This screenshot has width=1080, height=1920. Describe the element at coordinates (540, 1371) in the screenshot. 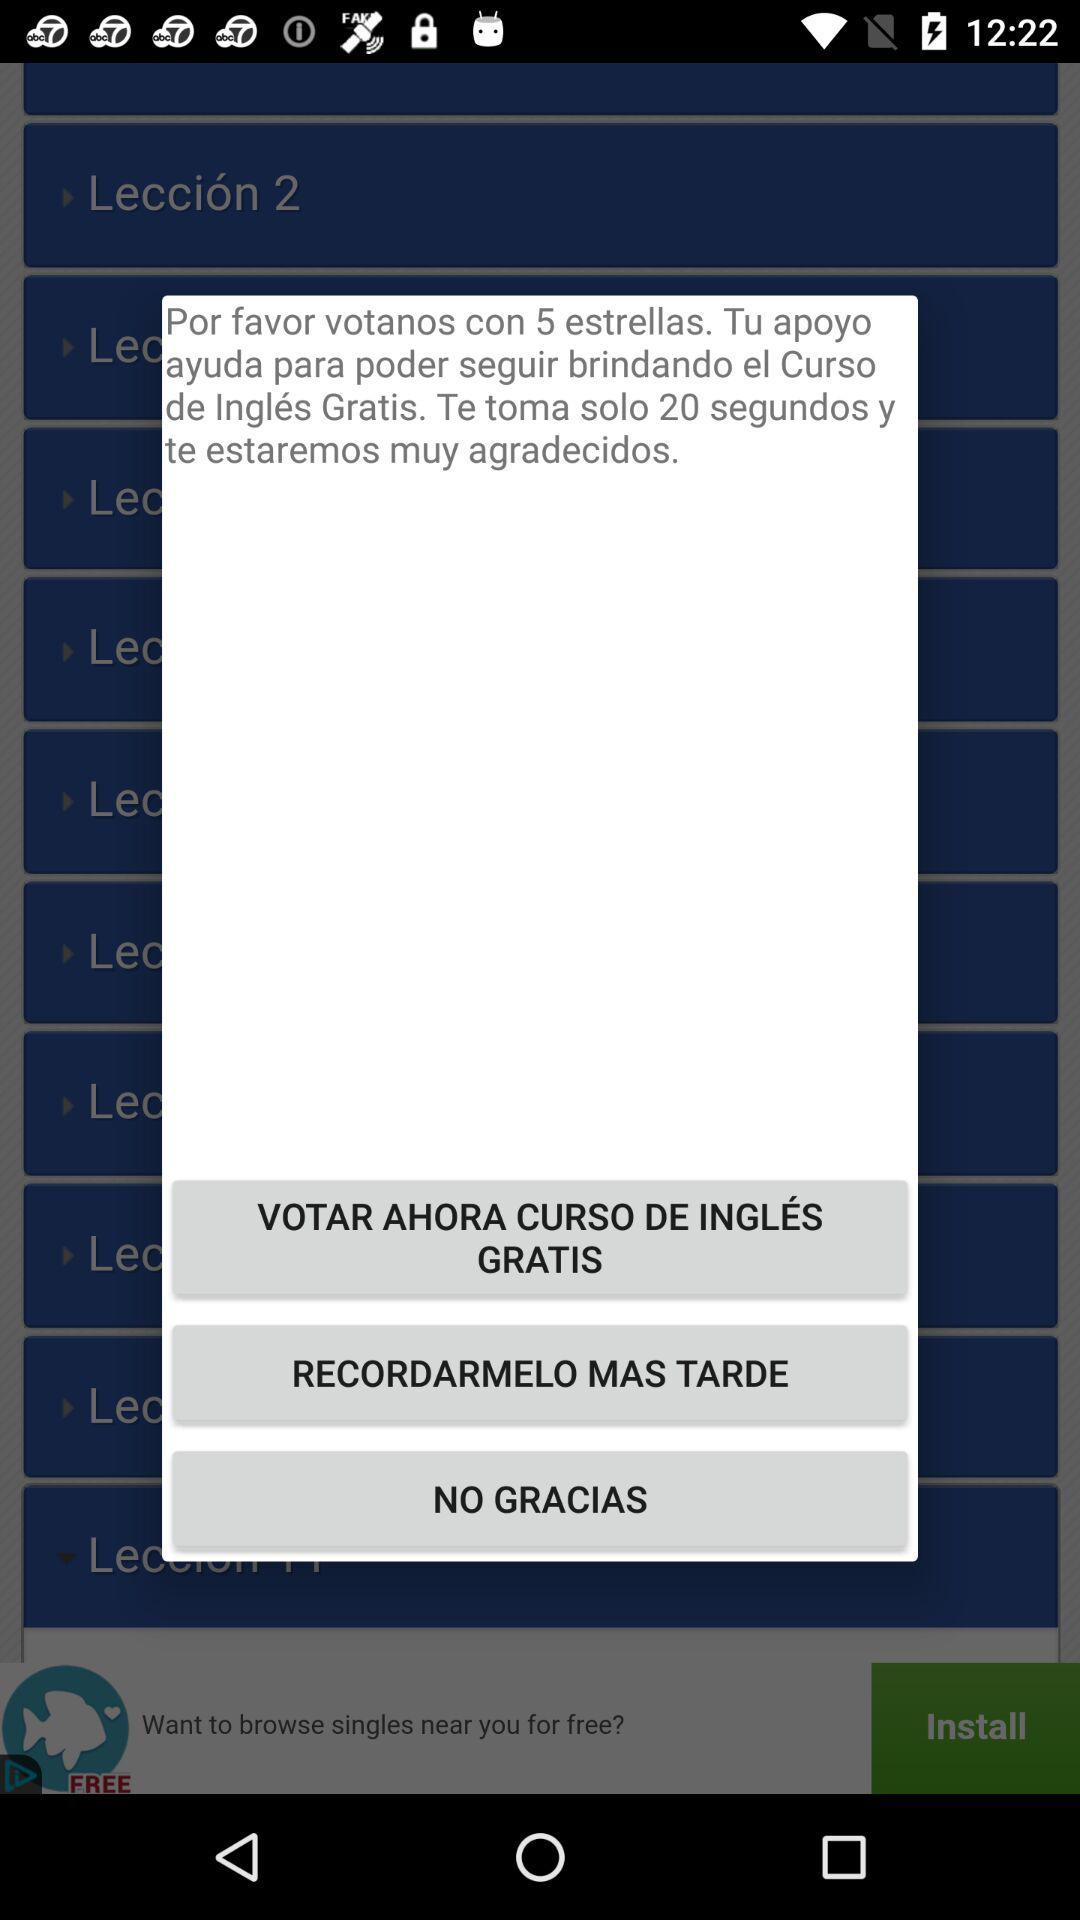

I see `the button above the no gracias item` at that location.